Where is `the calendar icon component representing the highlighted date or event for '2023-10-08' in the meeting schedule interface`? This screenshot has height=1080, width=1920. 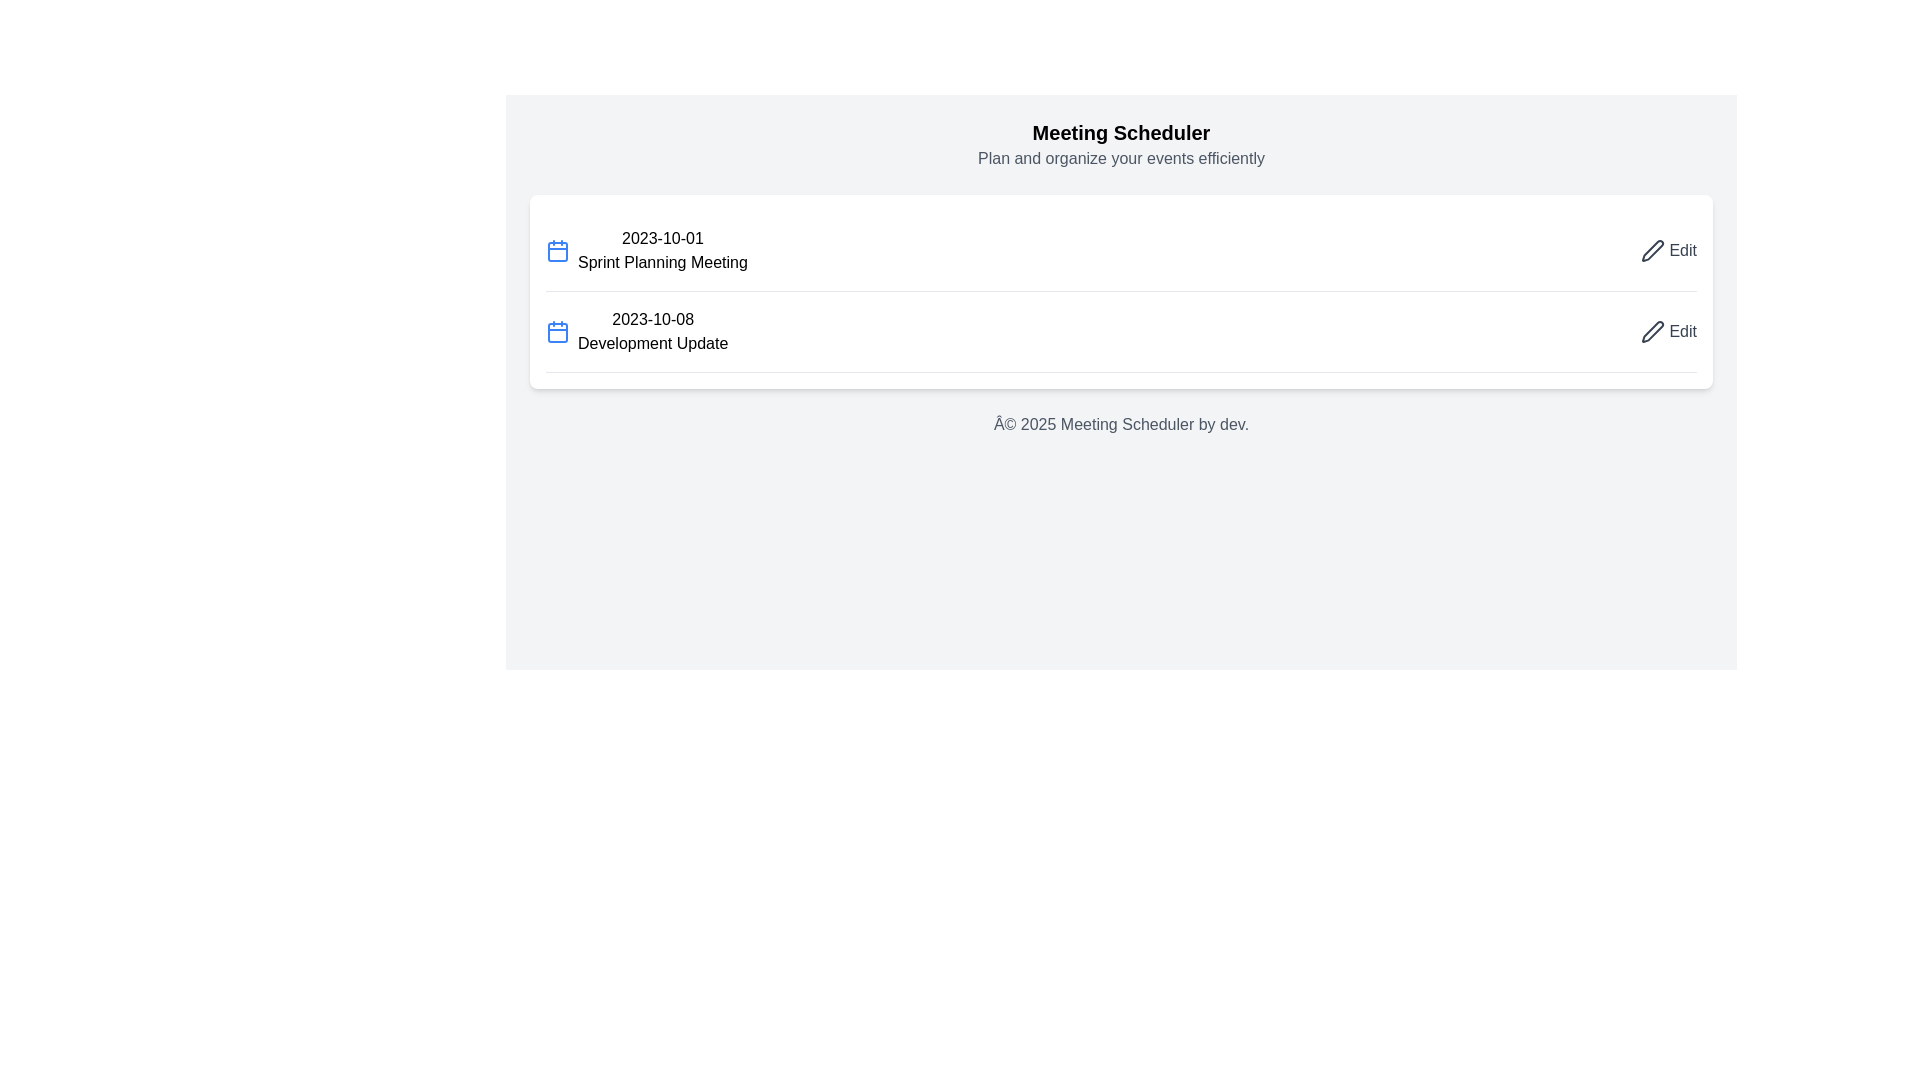 the calendar icon component representing the highlighted date or event for '2023-10-08' in the meeting schedule interface is located at coordinates (557, 331).